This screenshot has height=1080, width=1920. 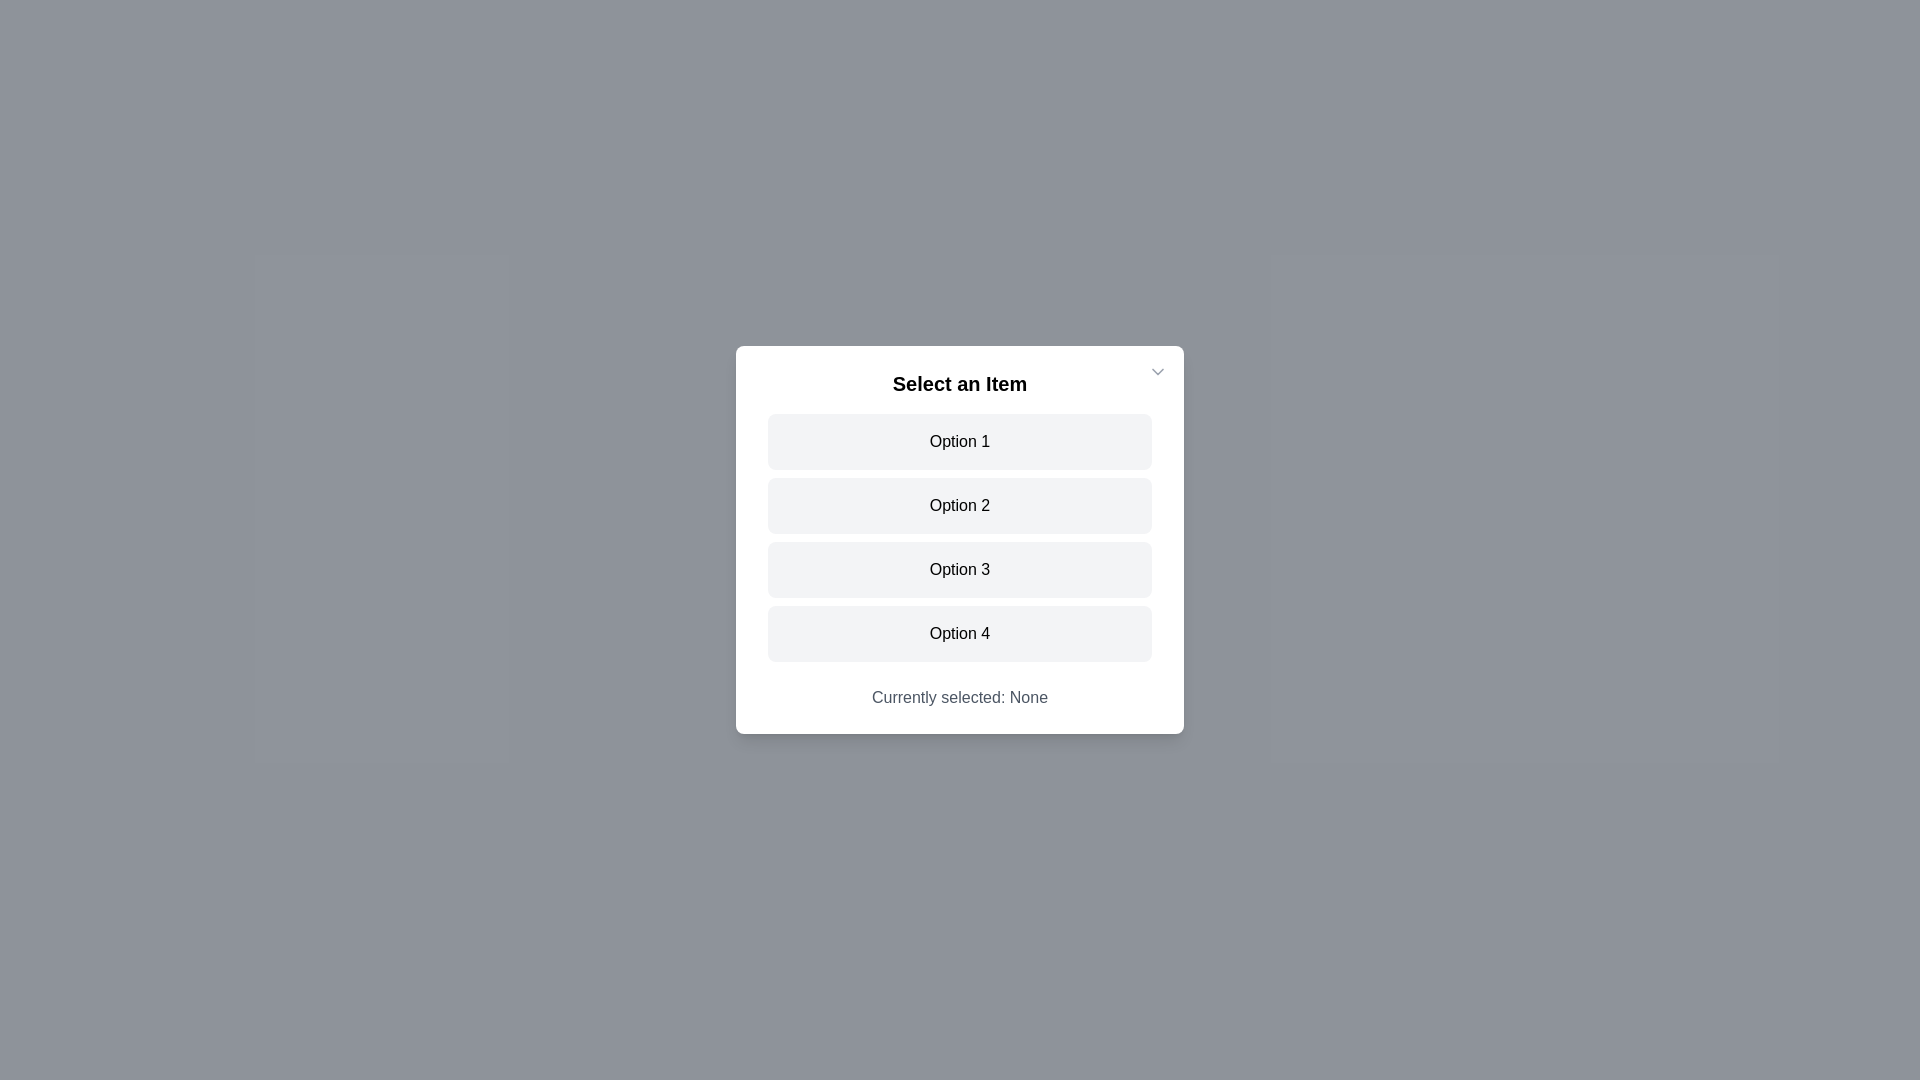 What do you see at coordinates (960, 504) in the screenshot?
I see `the item Option 2 from the list` at bounding box center [960, 504].